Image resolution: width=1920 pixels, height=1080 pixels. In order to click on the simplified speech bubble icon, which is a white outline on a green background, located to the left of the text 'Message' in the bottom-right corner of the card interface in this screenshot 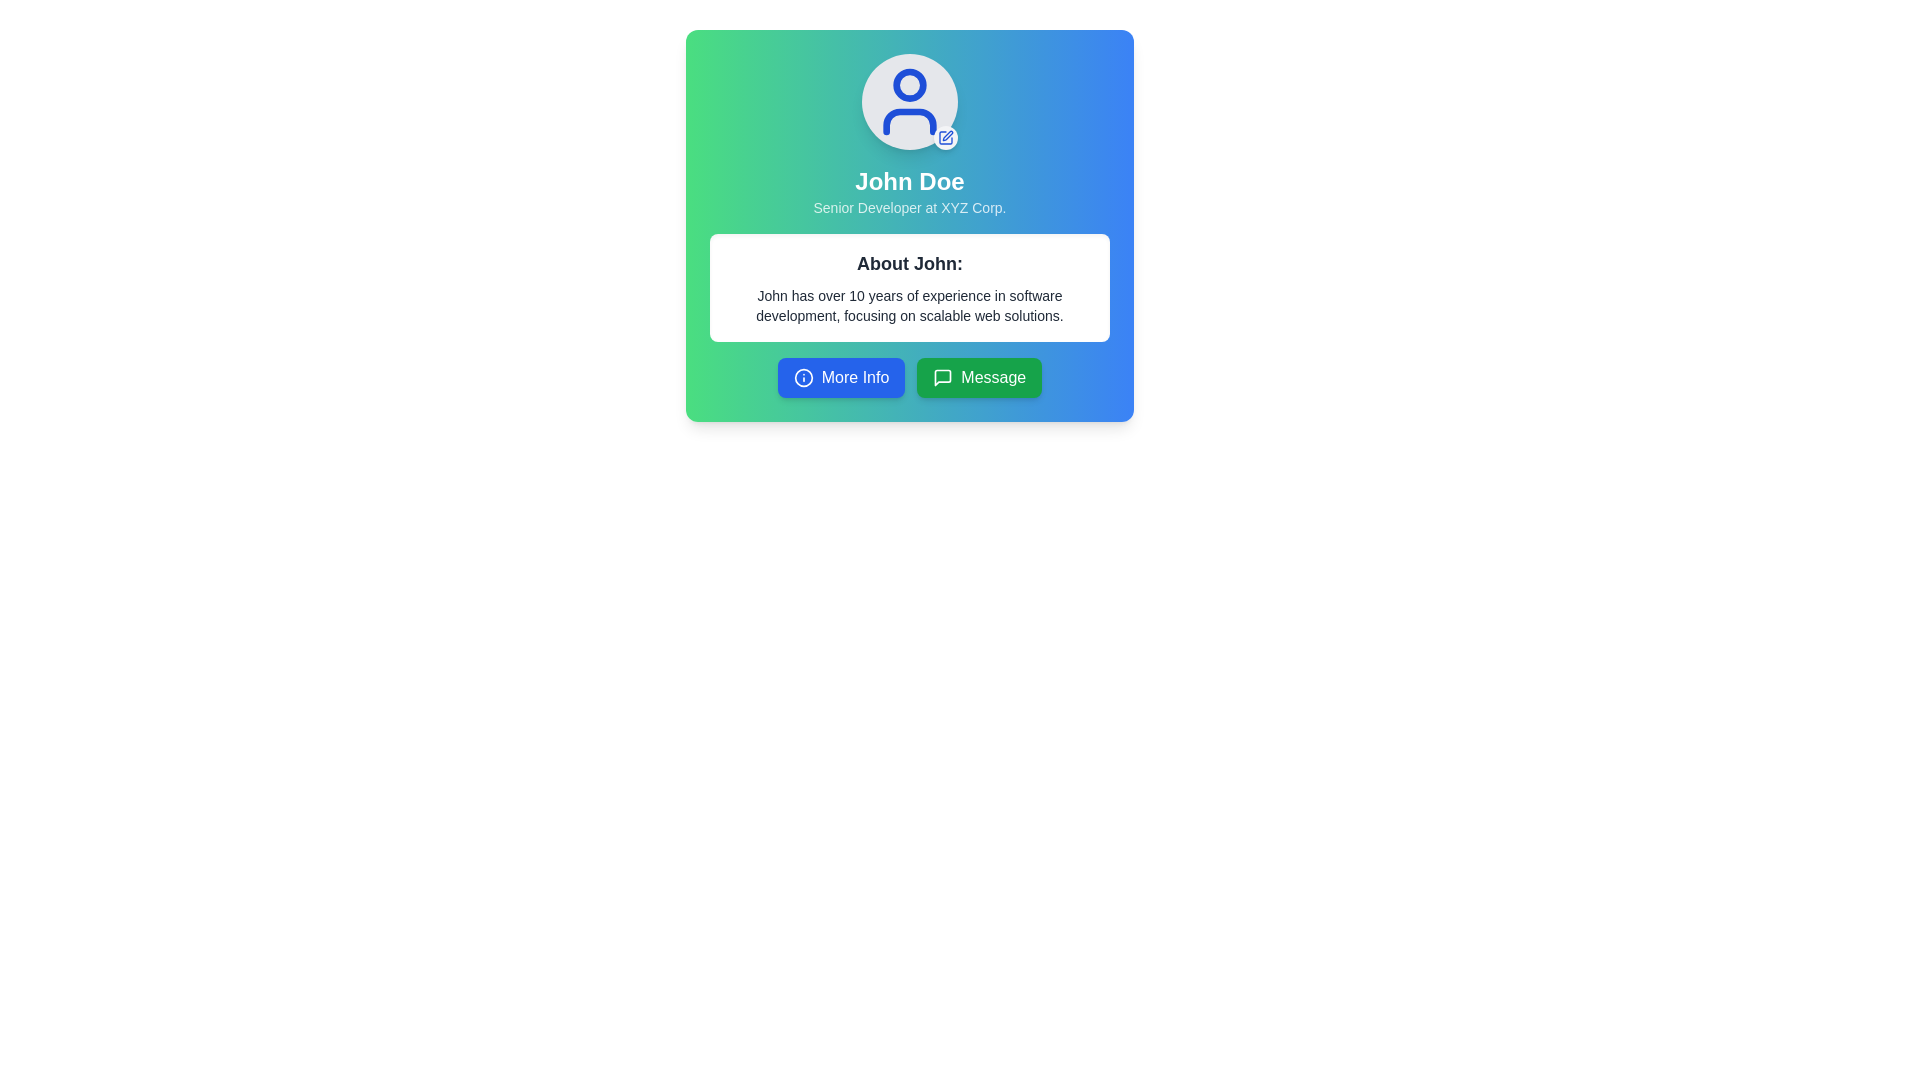, I will do `click(942, 378)`.